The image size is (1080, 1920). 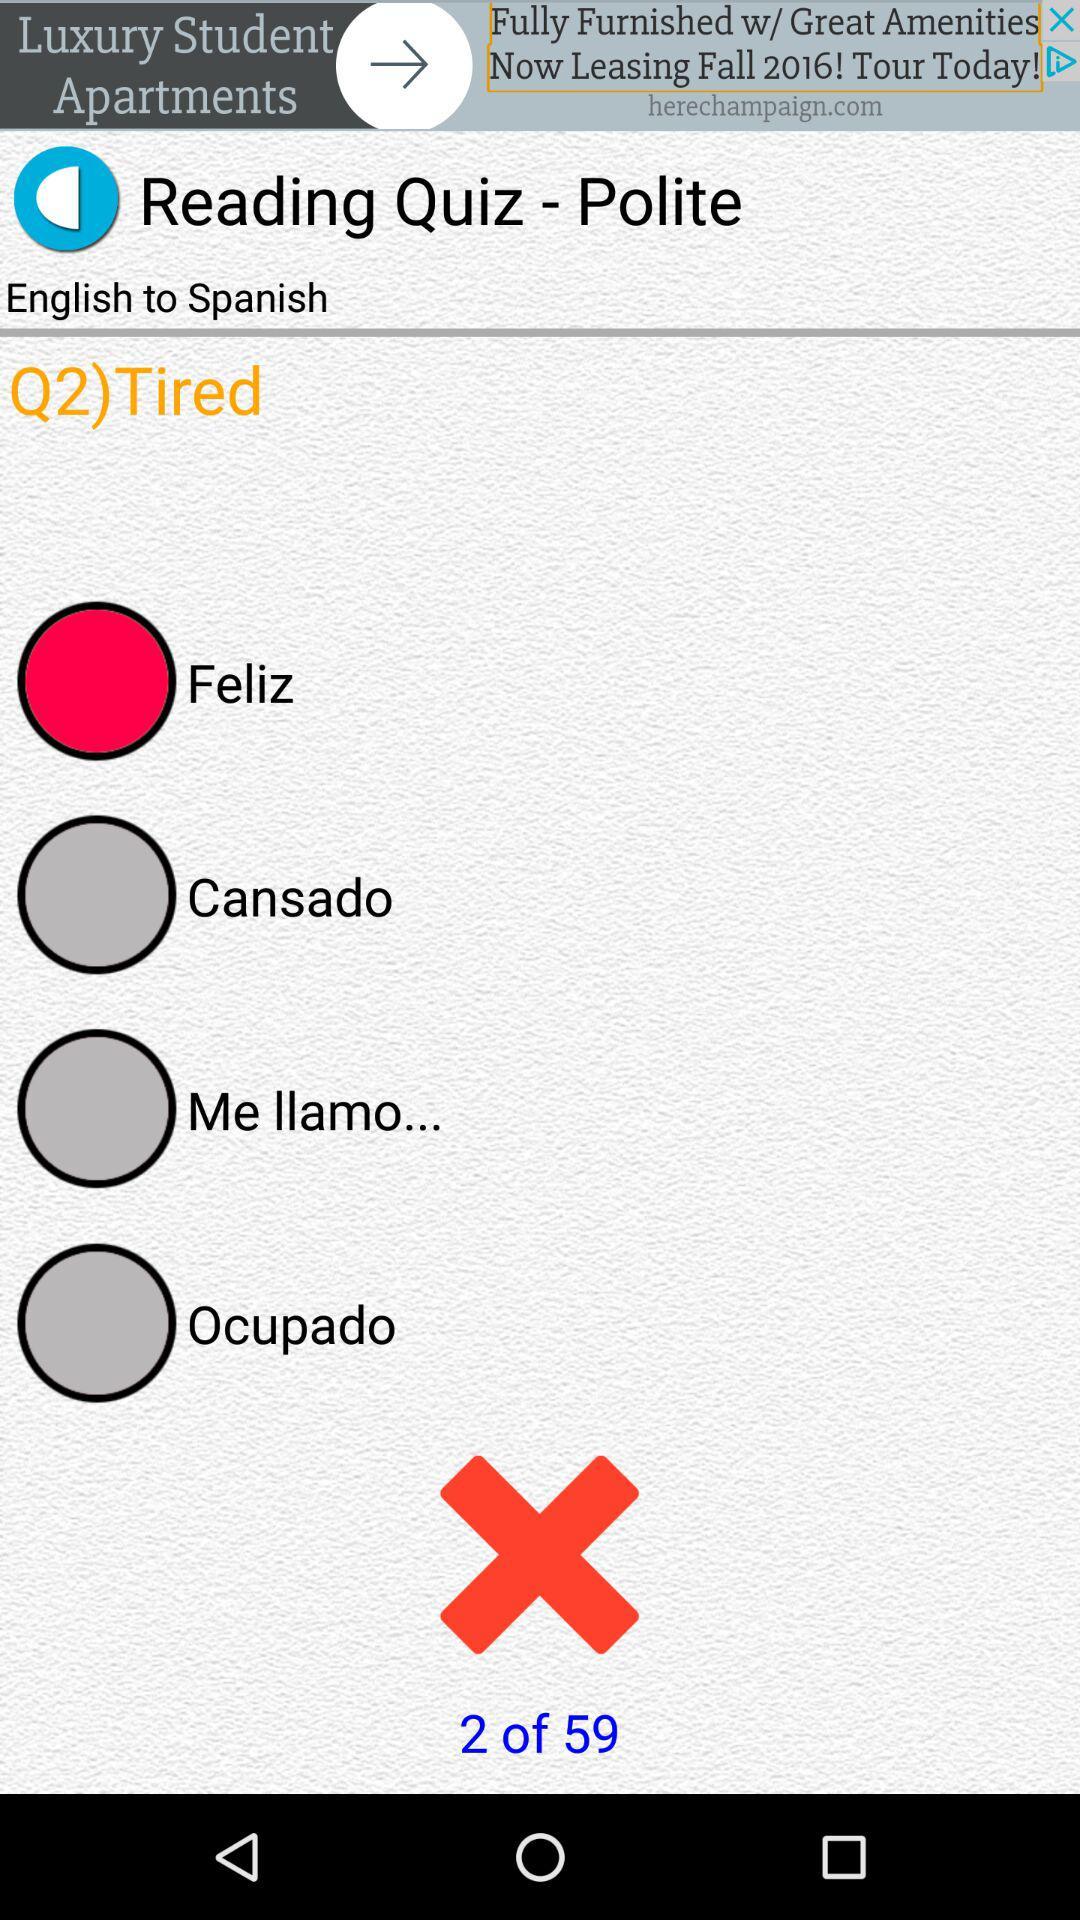 I want to click on option, so click(x=97, y=1108).